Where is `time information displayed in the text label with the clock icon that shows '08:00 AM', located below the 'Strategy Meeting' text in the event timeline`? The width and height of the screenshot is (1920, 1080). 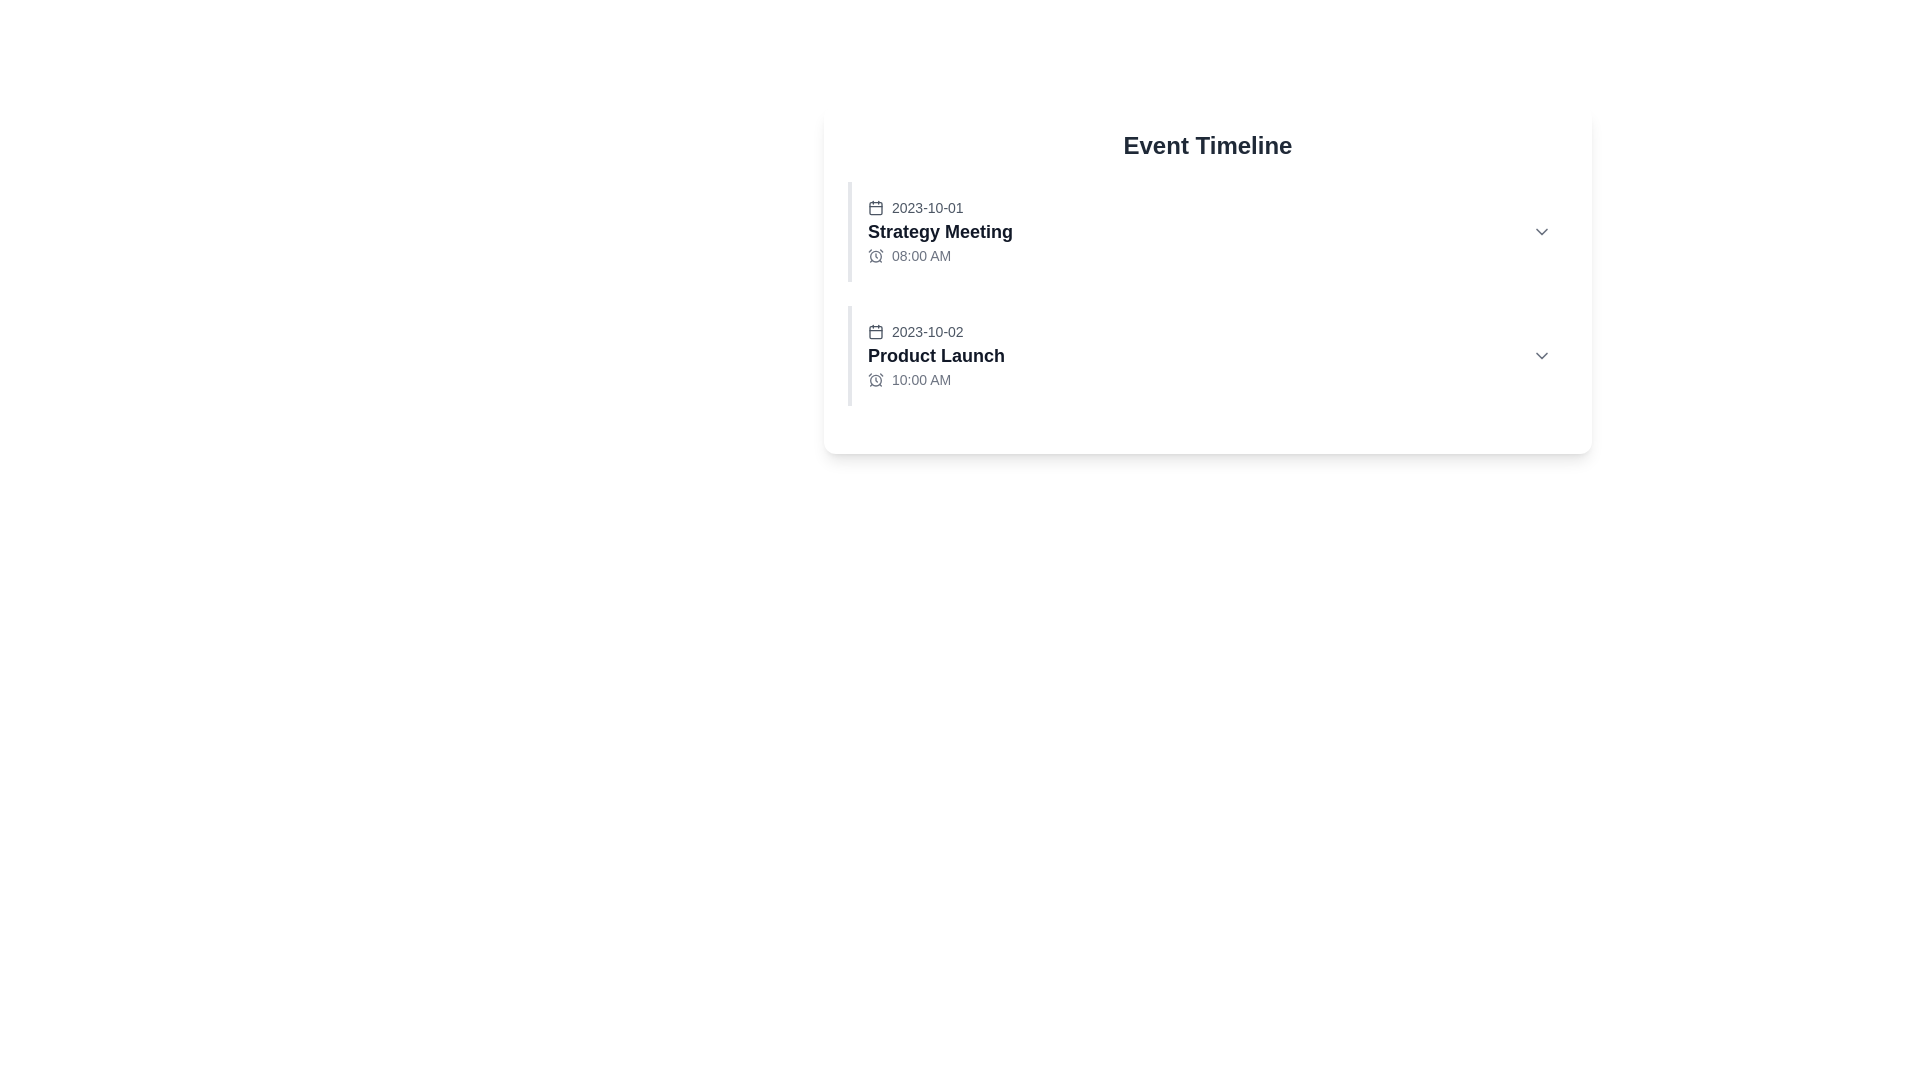
time information displayed in the text label with the clock icon that shows '08:00 AM', located below the 'Strategy Meeting' text in the event timeline is located at coordinates (939, 254).